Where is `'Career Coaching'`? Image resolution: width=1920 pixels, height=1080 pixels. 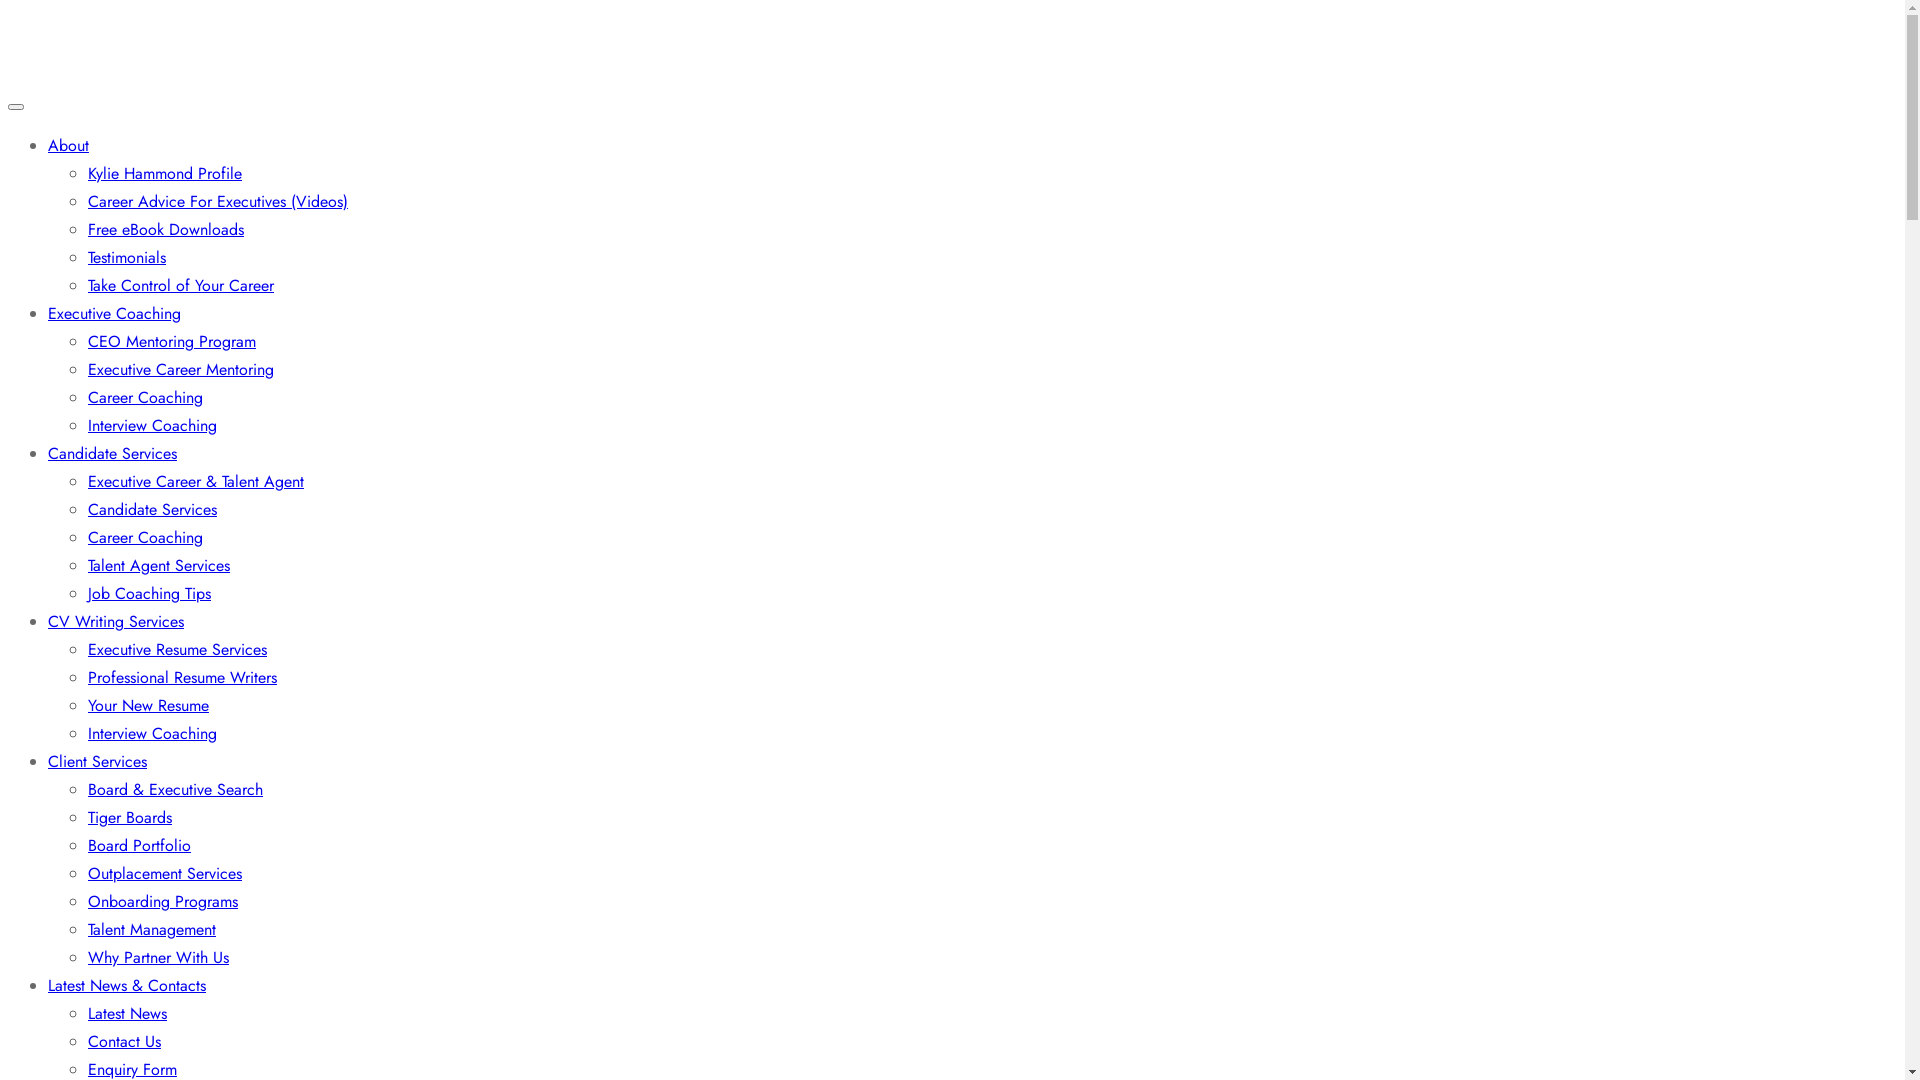
'Career Coaching' is located at coordinates (144, 397).